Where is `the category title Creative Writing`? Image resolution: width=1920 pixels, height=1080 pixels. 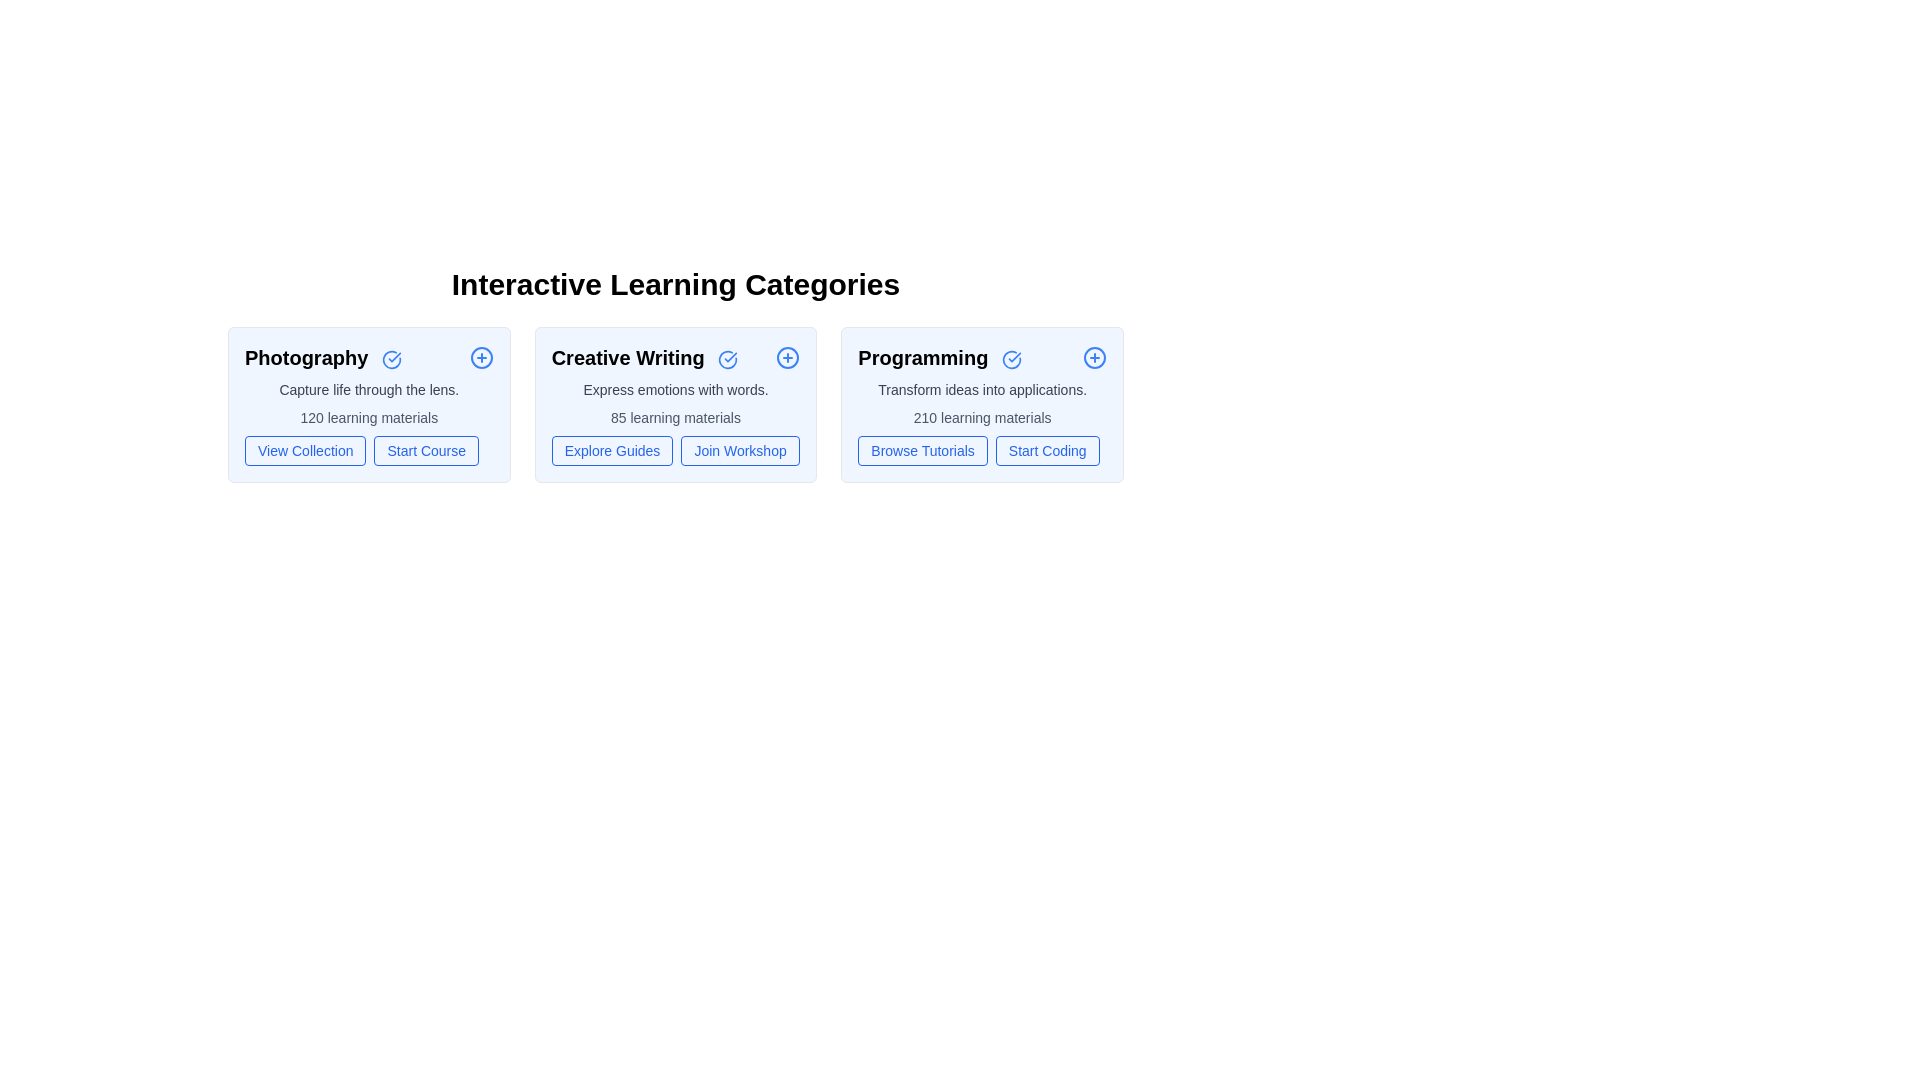
the category title Creative Writing is located at coordinates (644, 357).